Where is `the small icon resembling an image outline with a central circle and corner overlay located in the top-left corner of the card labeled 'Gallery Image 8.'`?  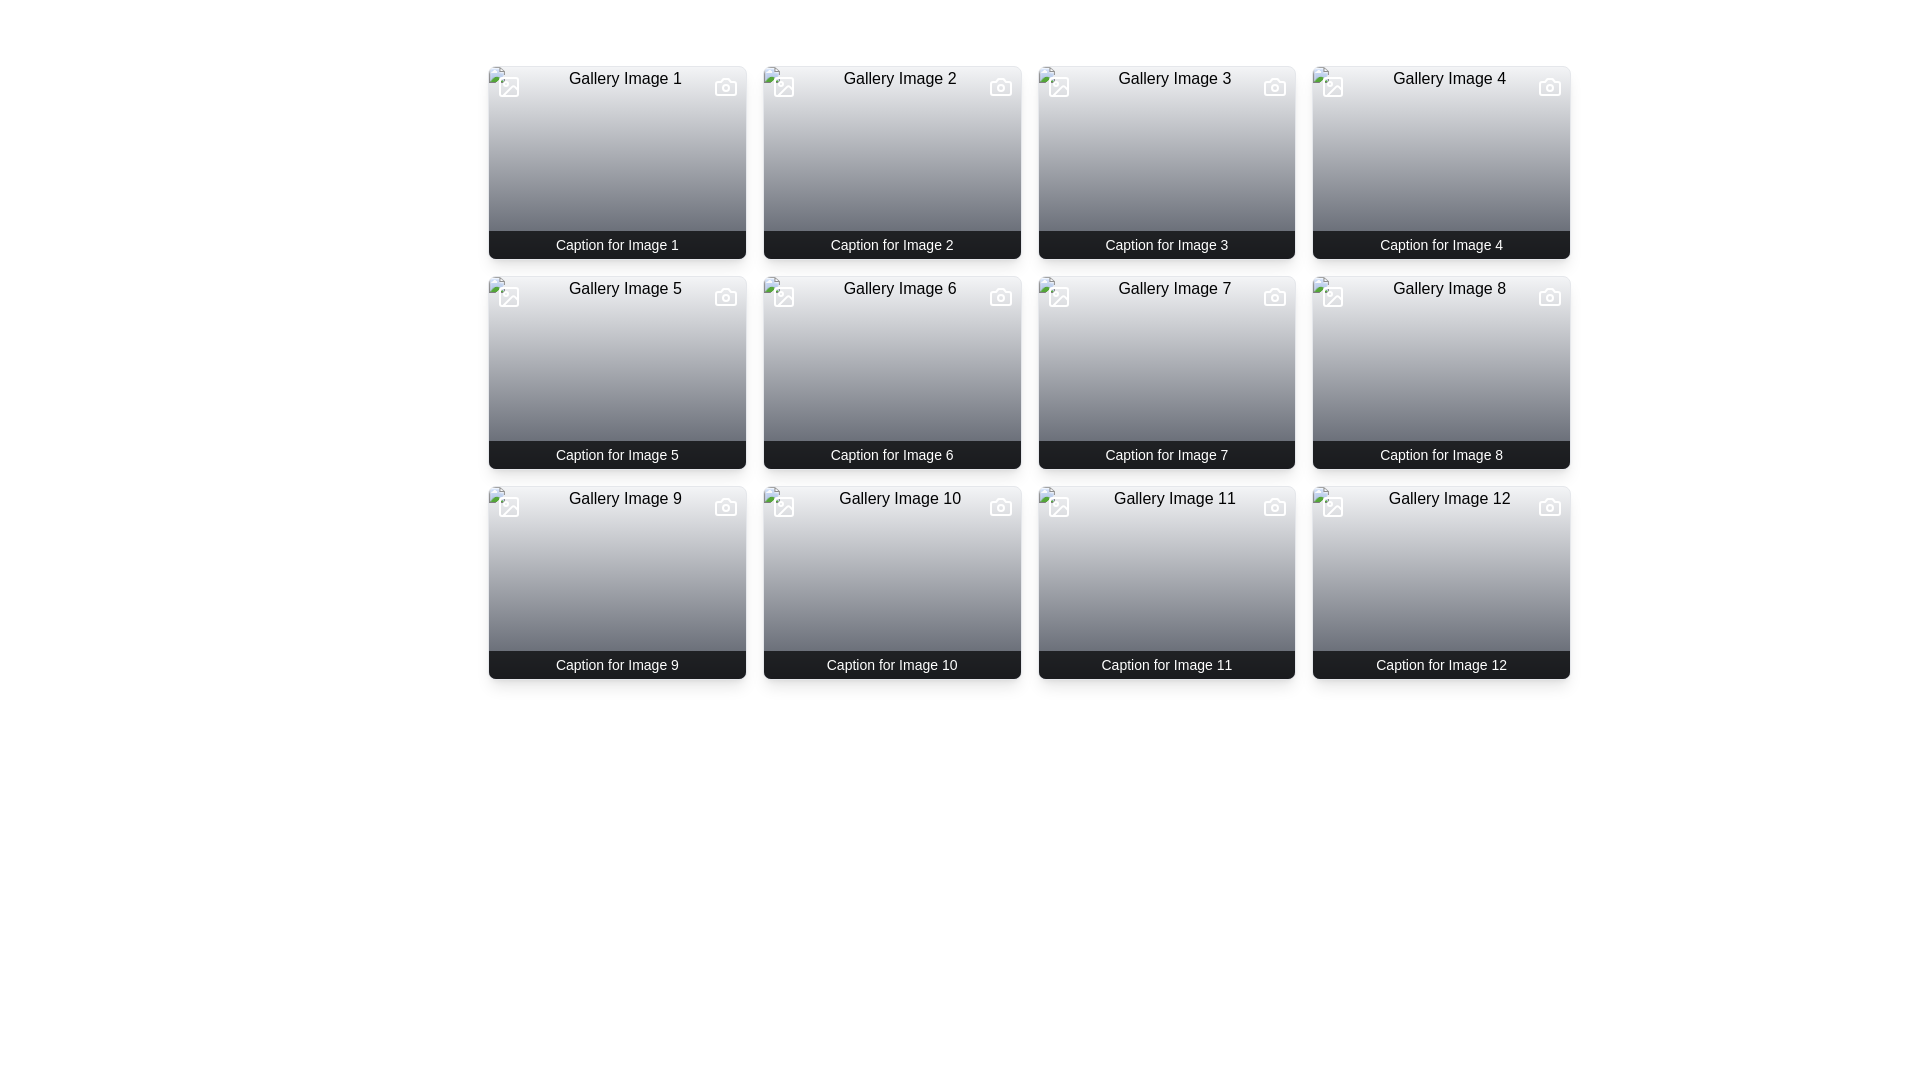 the small icon resembling an image outline with a central circle and corner overlay located in the top-left corner of the card labeled 'Gallery Image 8.' is located at coordinates (1333, 297).